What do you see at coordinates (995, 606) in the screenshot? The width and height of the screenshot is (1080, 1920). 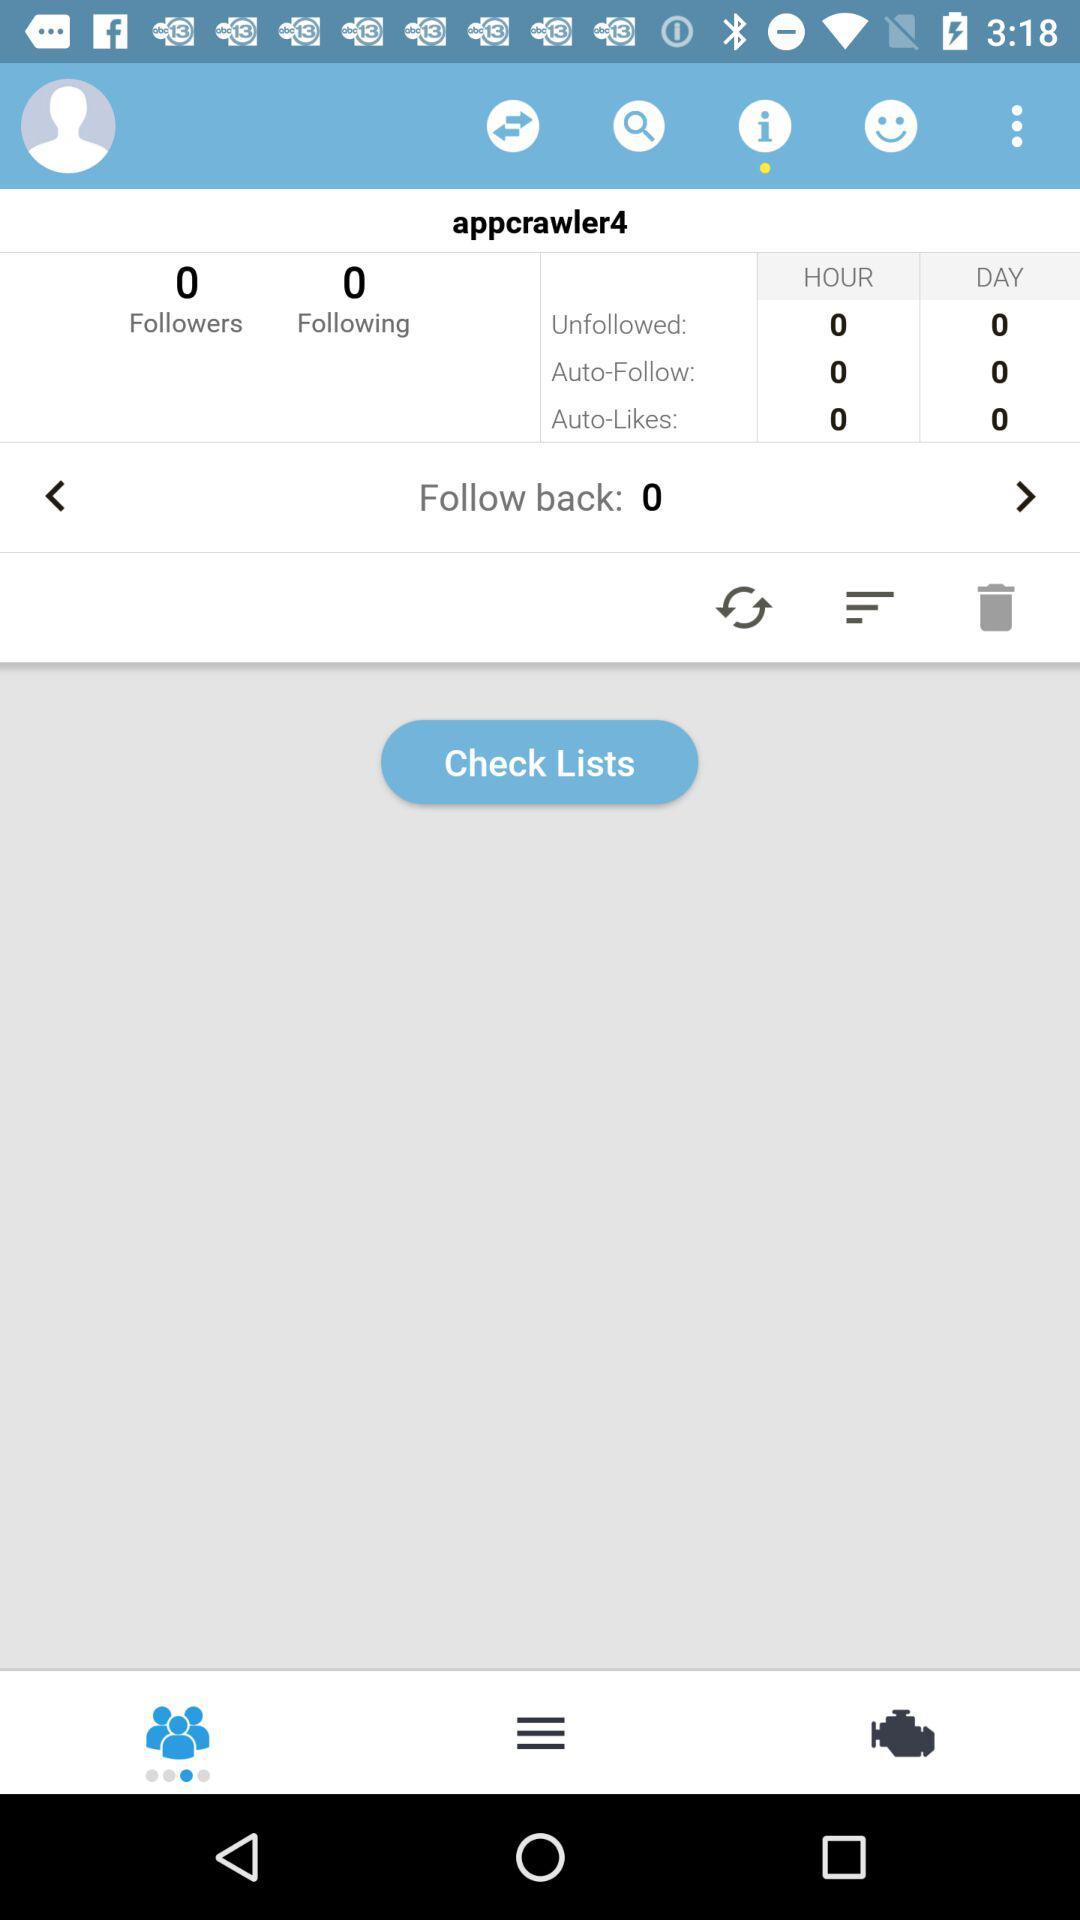 I see `the delete icon` at bounding box center [995, 606].